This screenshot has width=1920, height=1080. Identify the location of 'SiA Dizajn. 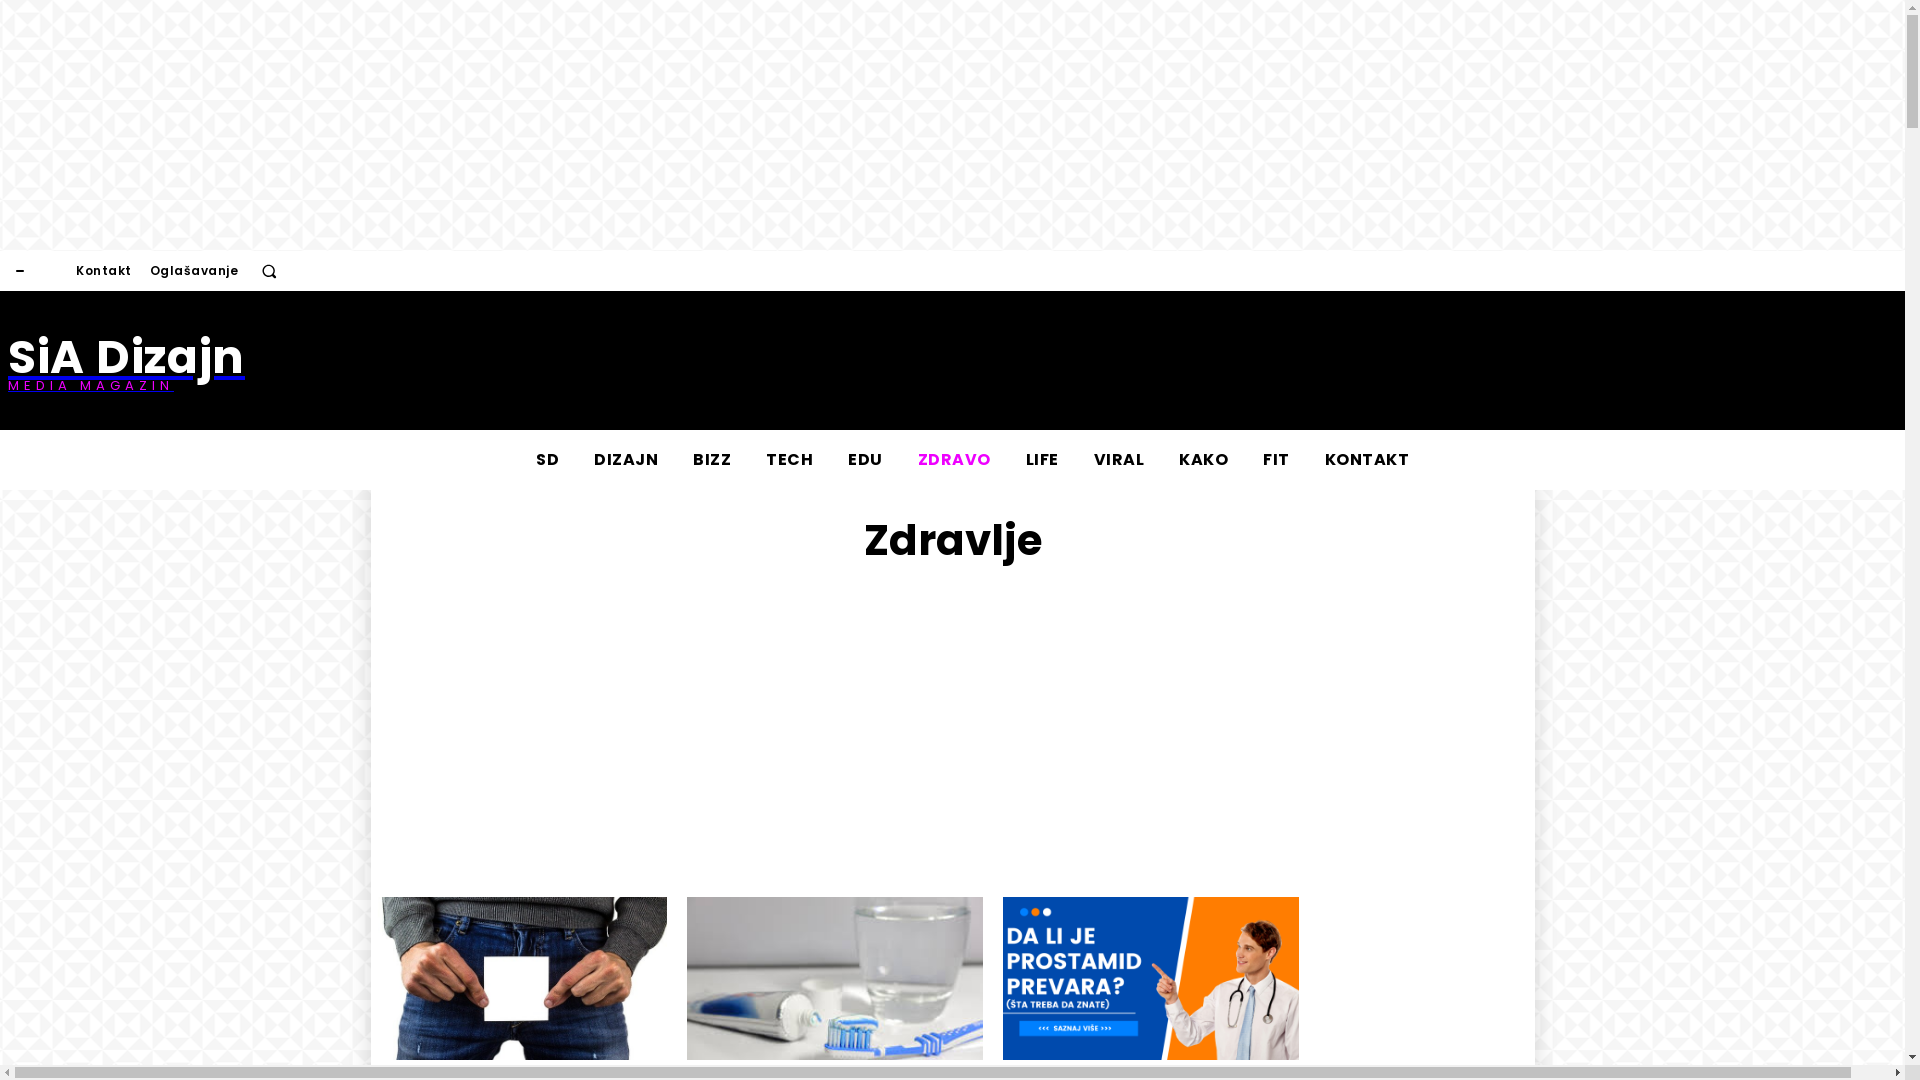
(125, 360).